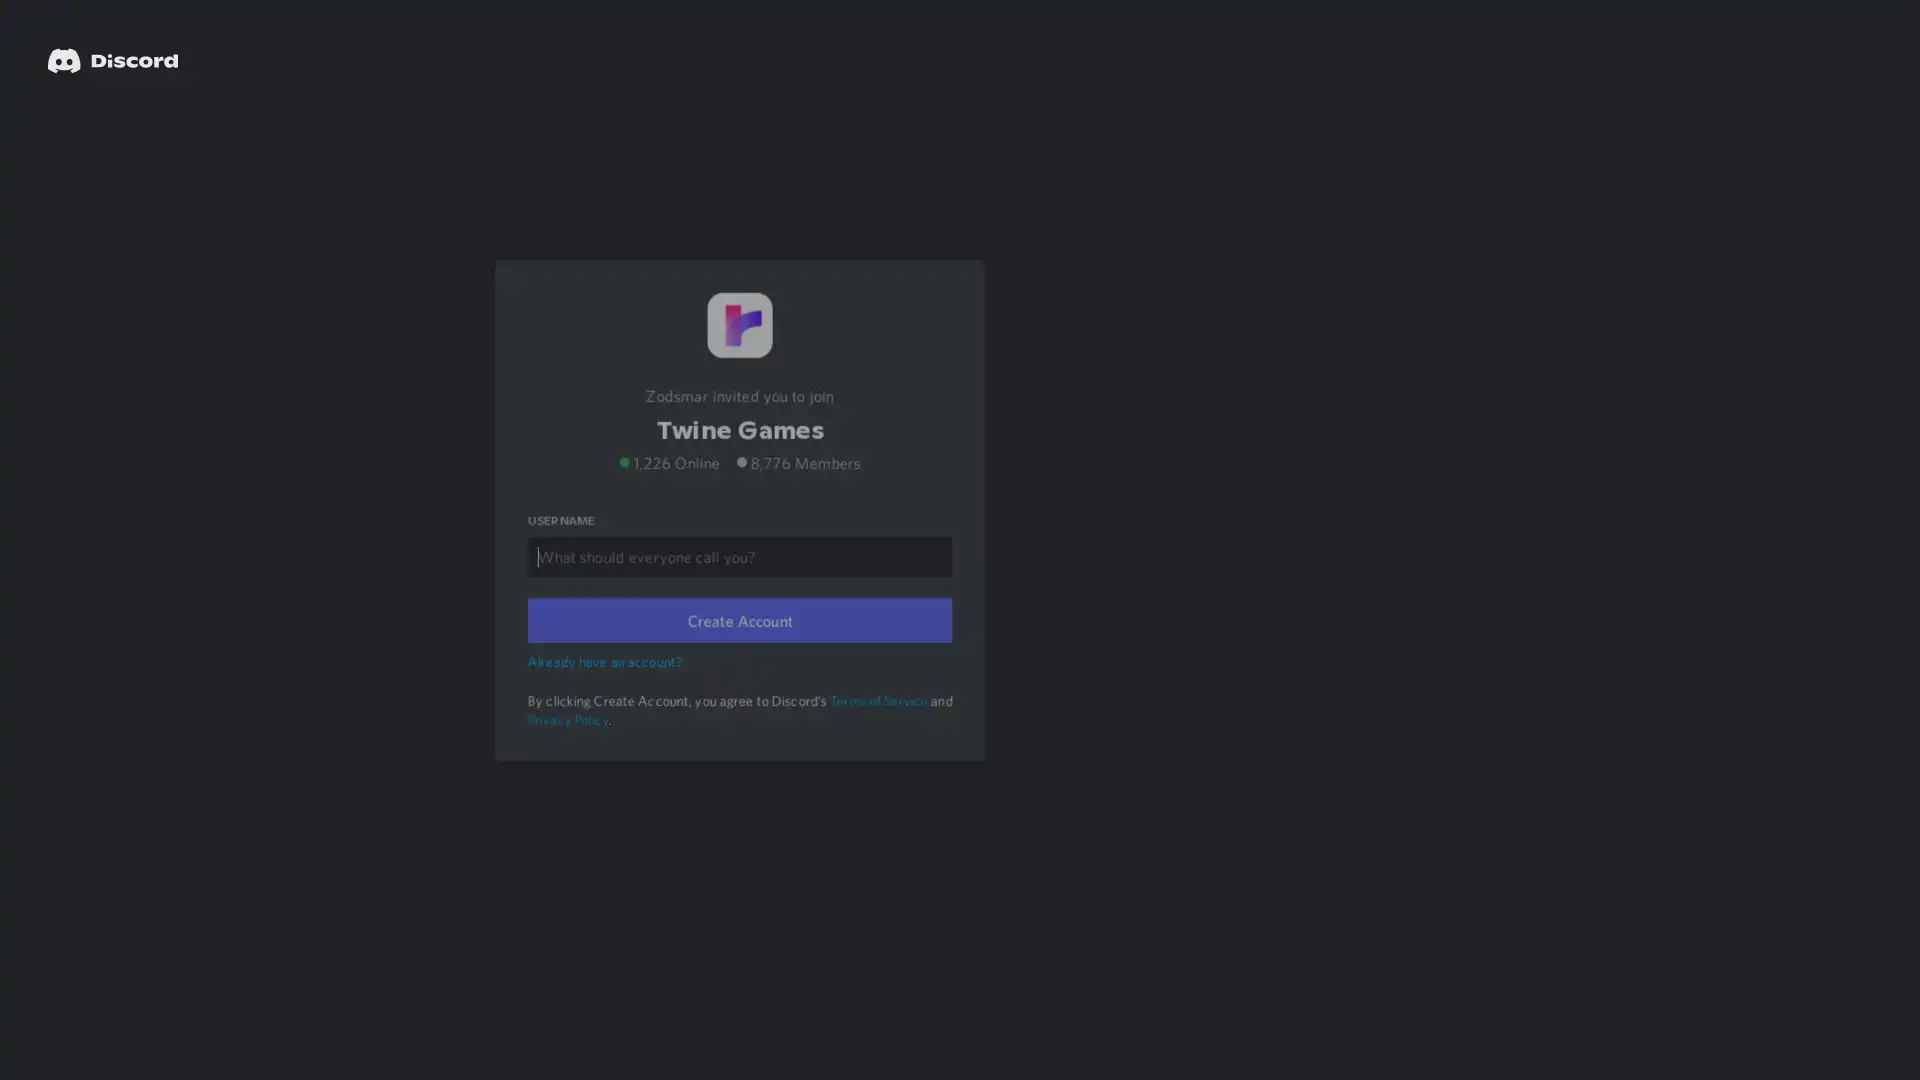 This screenshot has width=1920, height=1080. What do you see at coordinates (738, 647) in the screenshot?
I see `Create Account` at bounding box center [738, 647].